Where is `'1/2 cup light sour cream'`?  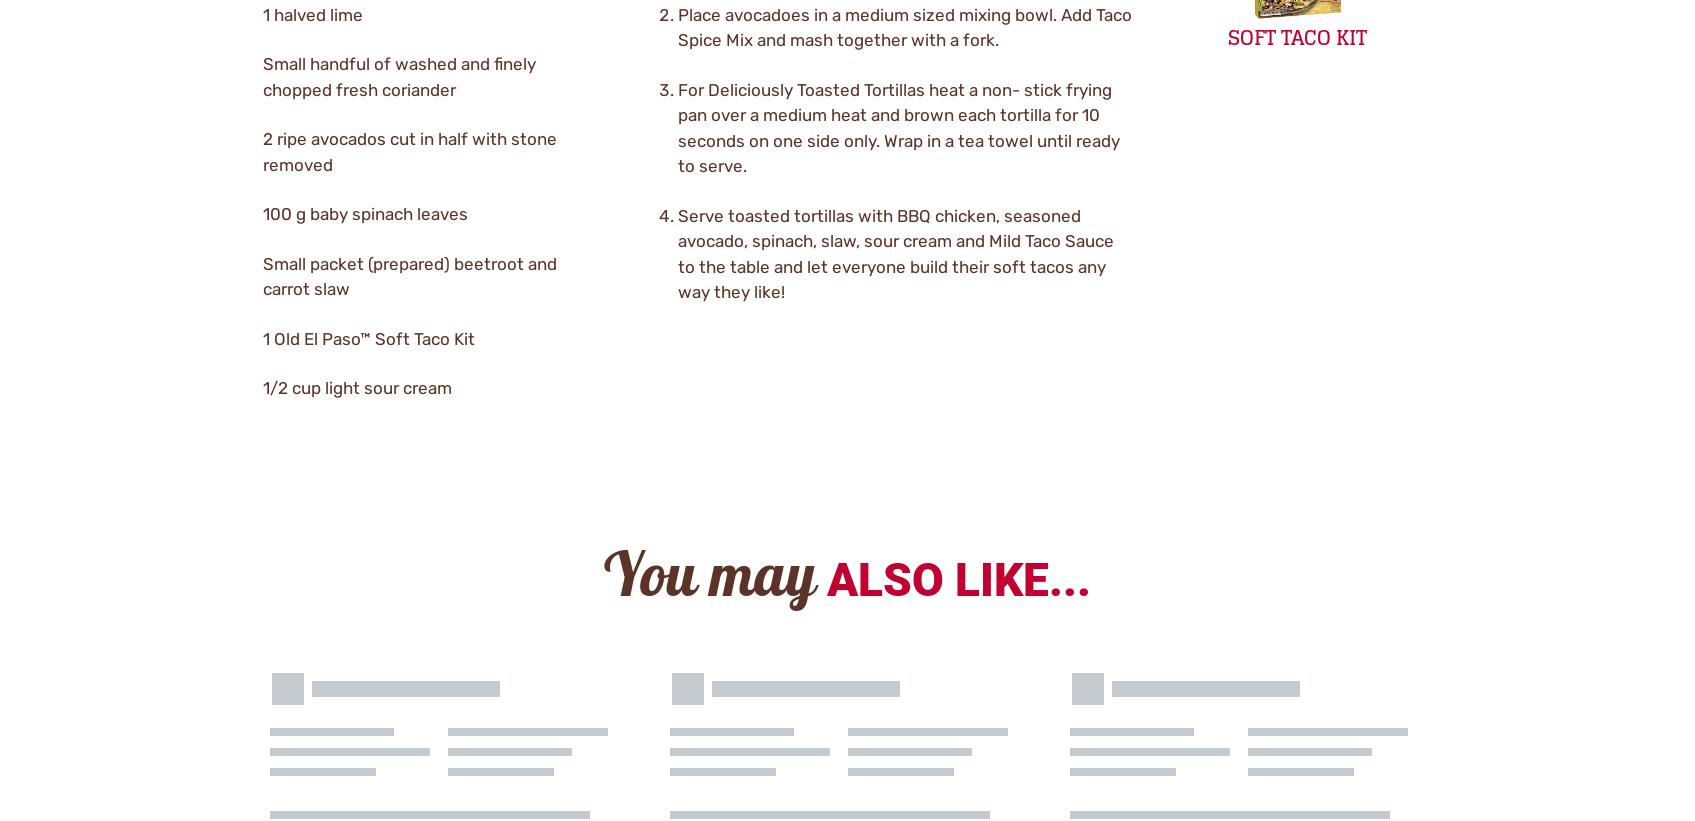
'1/2 cup light sour cream' is located at coordinates (355, 387).